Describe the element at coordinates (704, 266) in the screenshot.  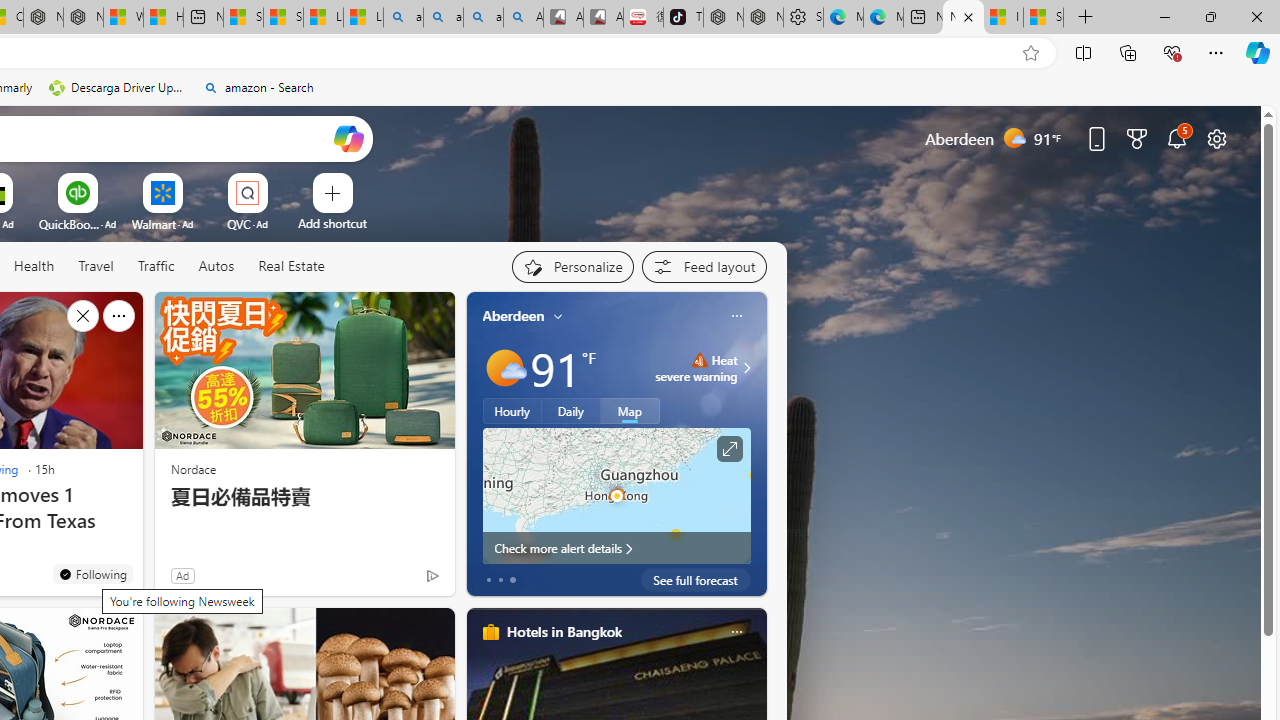
I see `'Feed settings'` at that location.